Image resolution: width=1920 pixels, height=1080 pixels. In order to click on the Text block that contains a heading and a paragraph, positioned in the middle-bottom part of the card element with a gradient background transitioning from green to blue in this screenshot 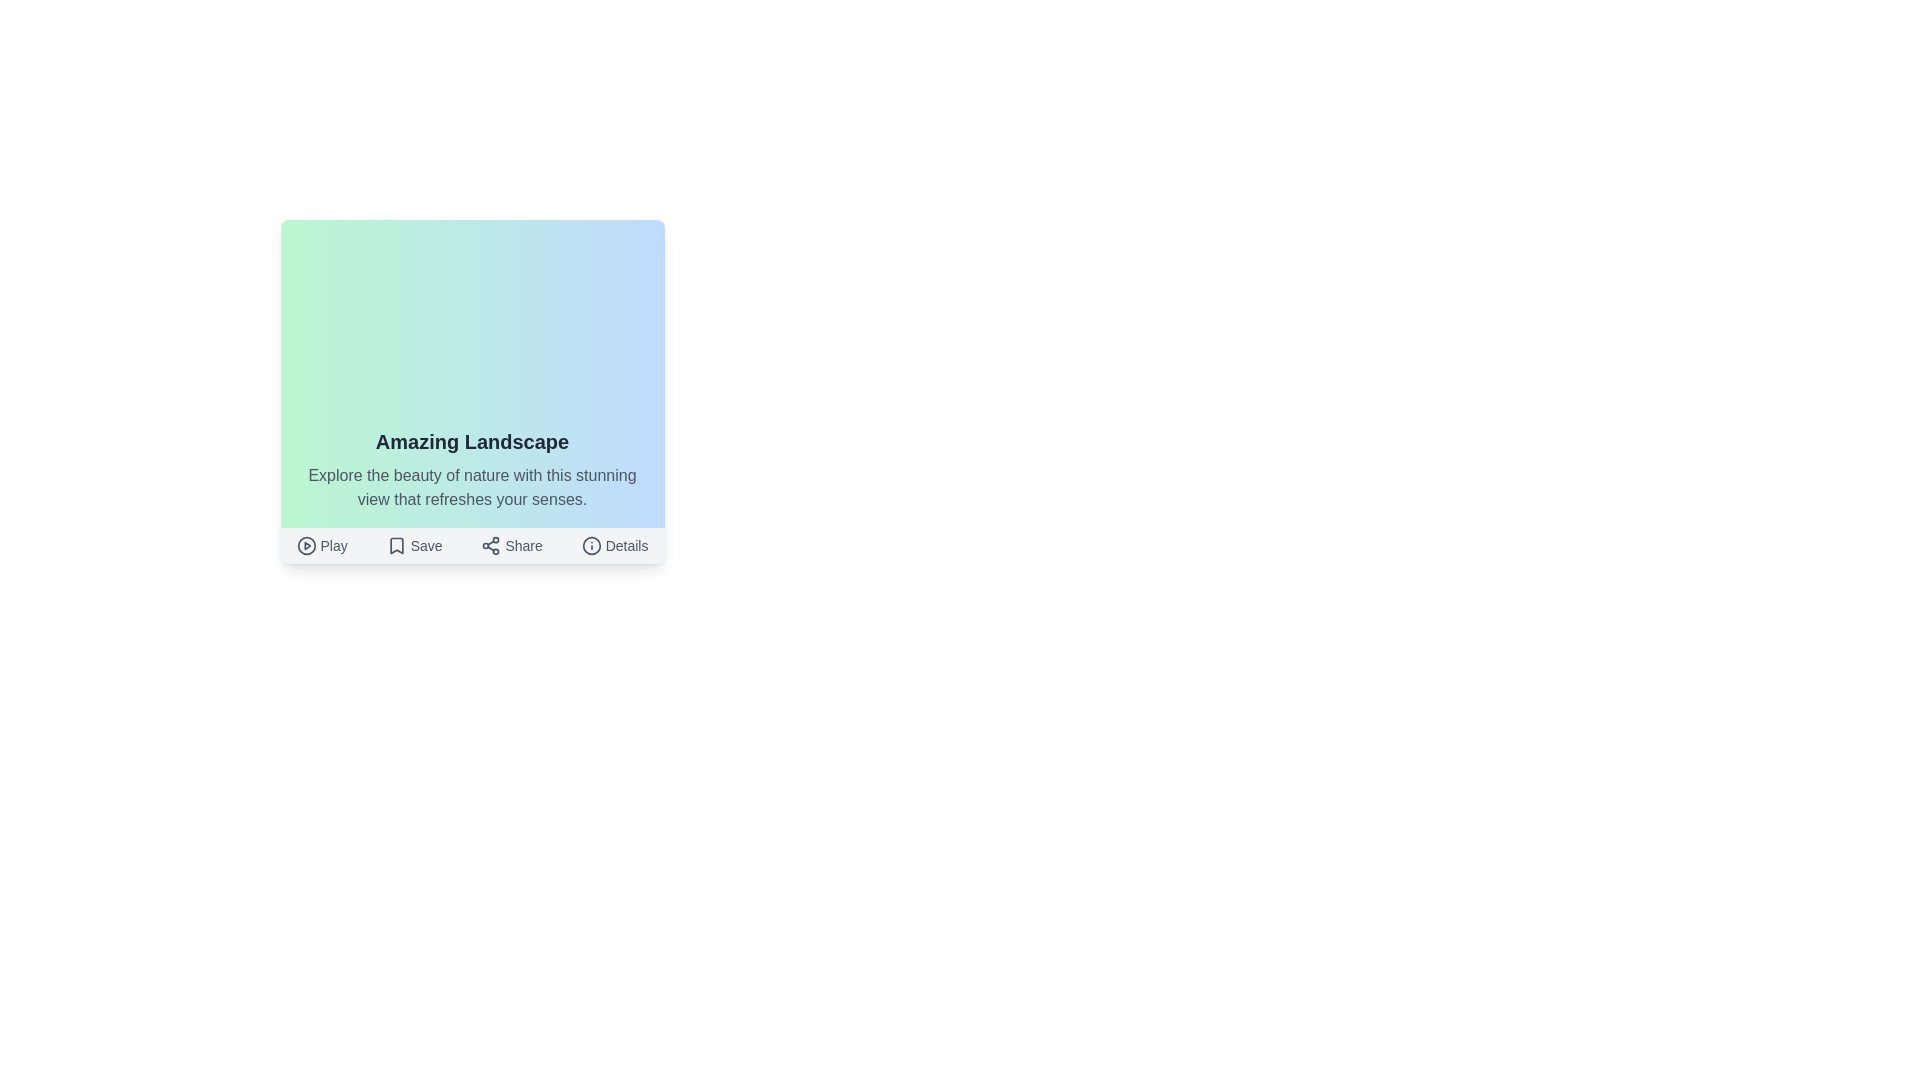, I will do `click(471, 470)`.